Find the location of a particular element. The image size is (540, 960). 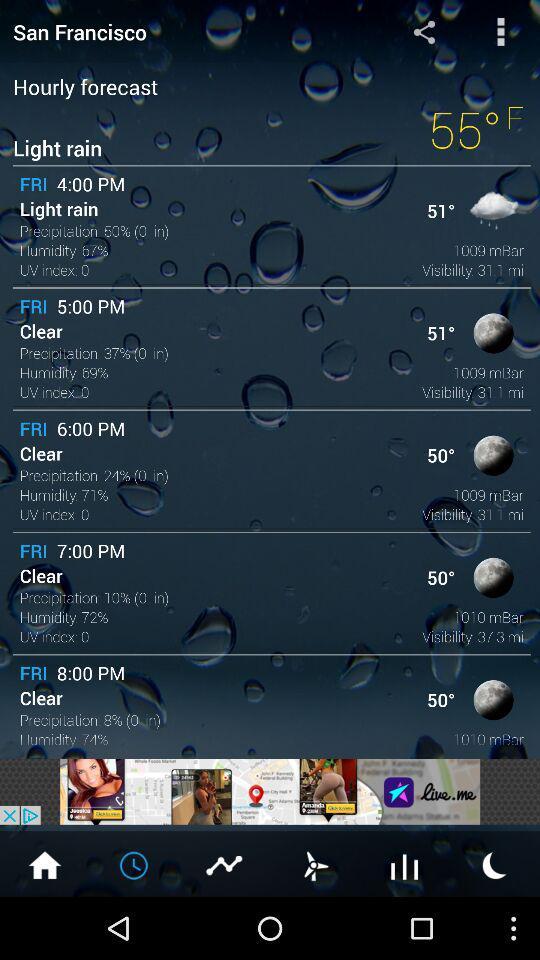

the home icon is located at coordinates (44, 925).